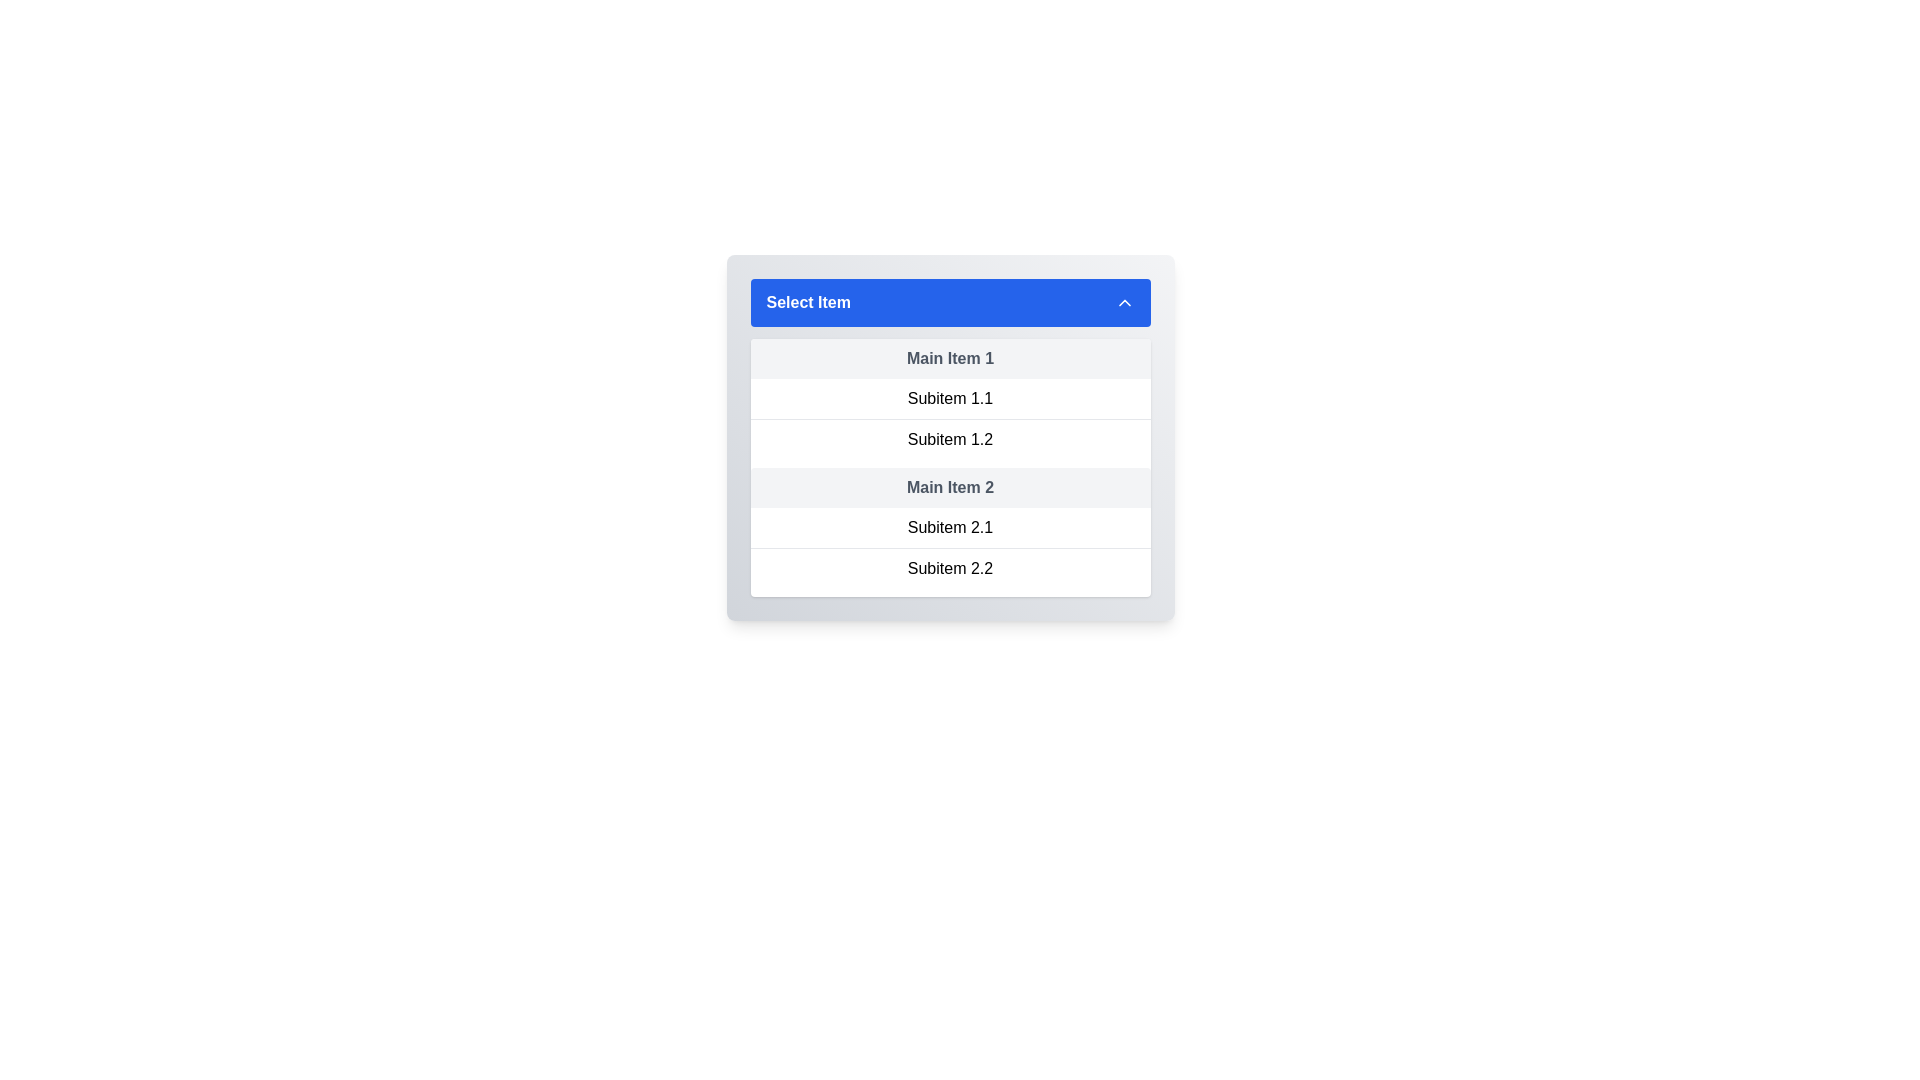  I want to click on the chevron arrow icon located at the far right end of the blue header bar labeled 'Select Item', so click(1124, 303).